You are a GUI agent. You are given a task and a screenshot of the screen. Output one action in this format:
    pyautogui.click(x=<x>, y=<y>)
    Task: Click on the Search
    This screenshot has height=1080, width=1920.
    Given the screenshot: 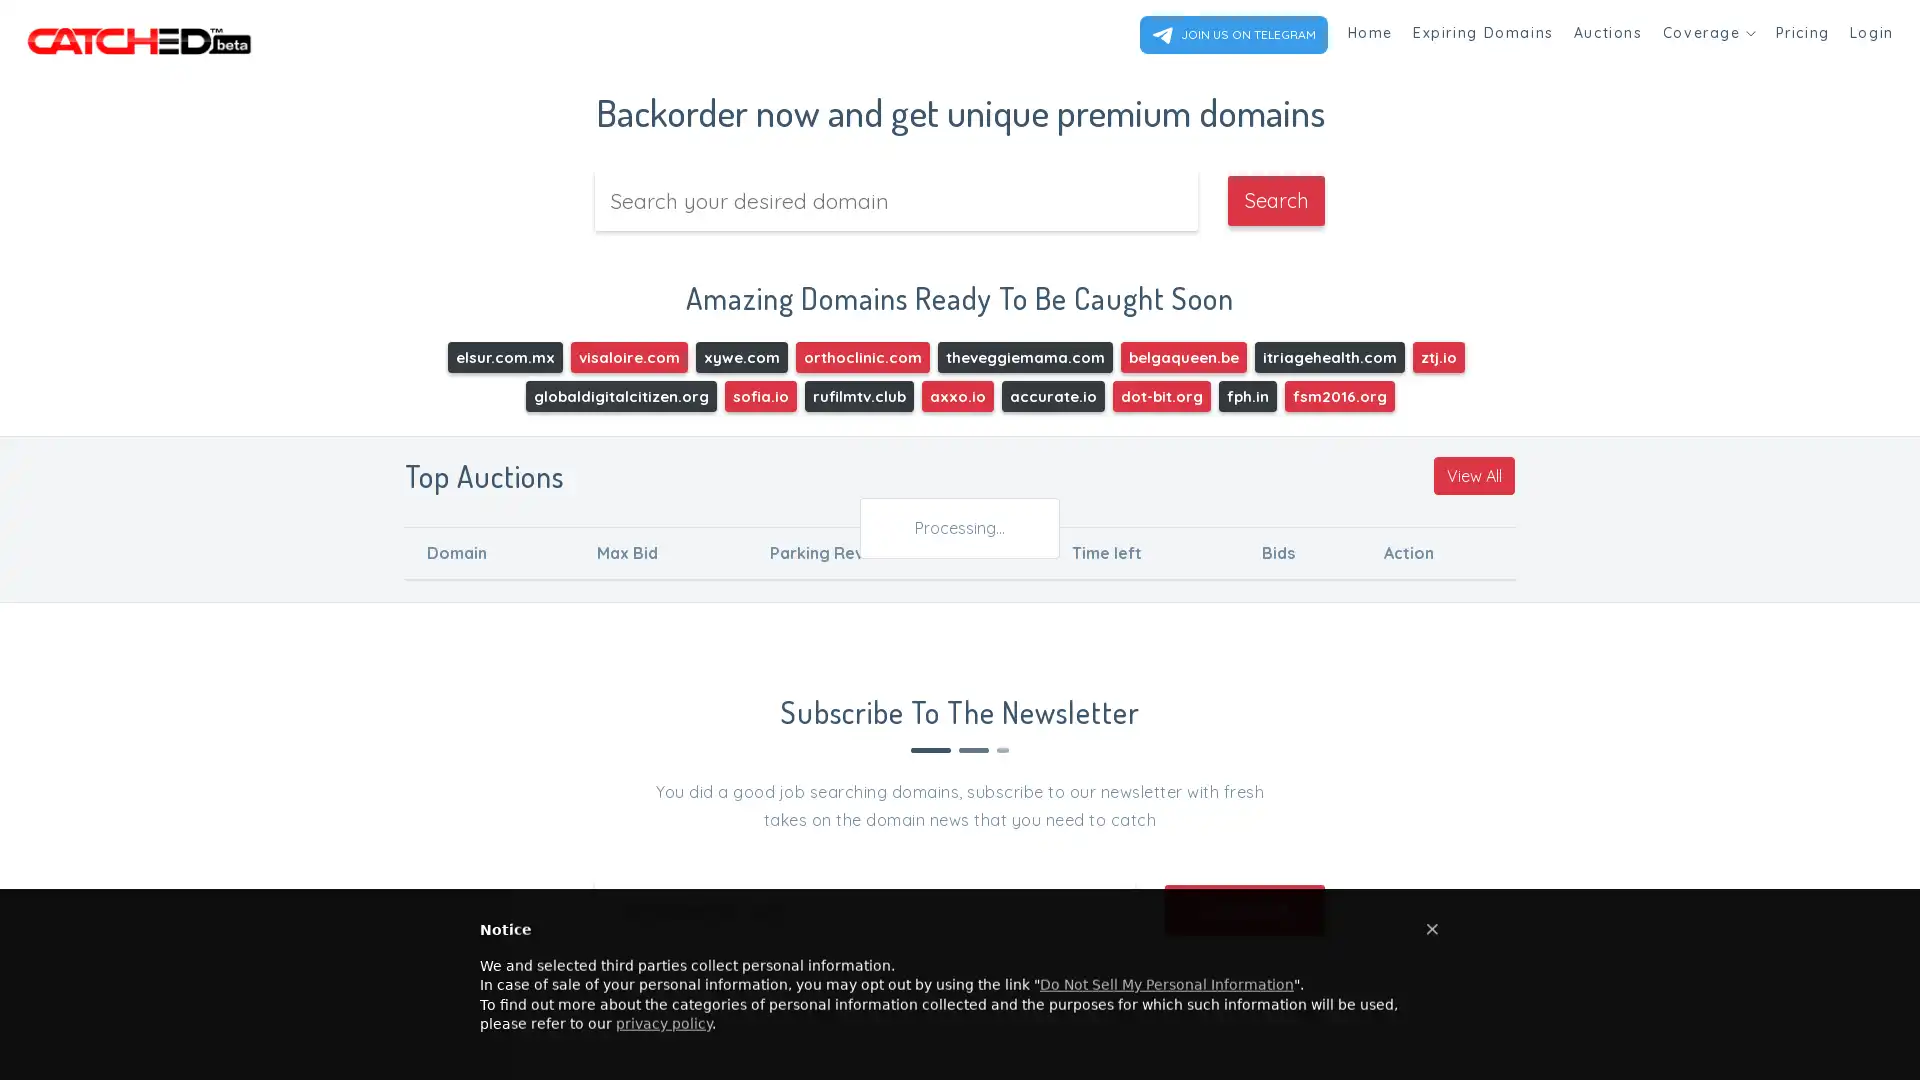 What is the action you would take?
    pyautogui.click(x=1275, y=200)
    